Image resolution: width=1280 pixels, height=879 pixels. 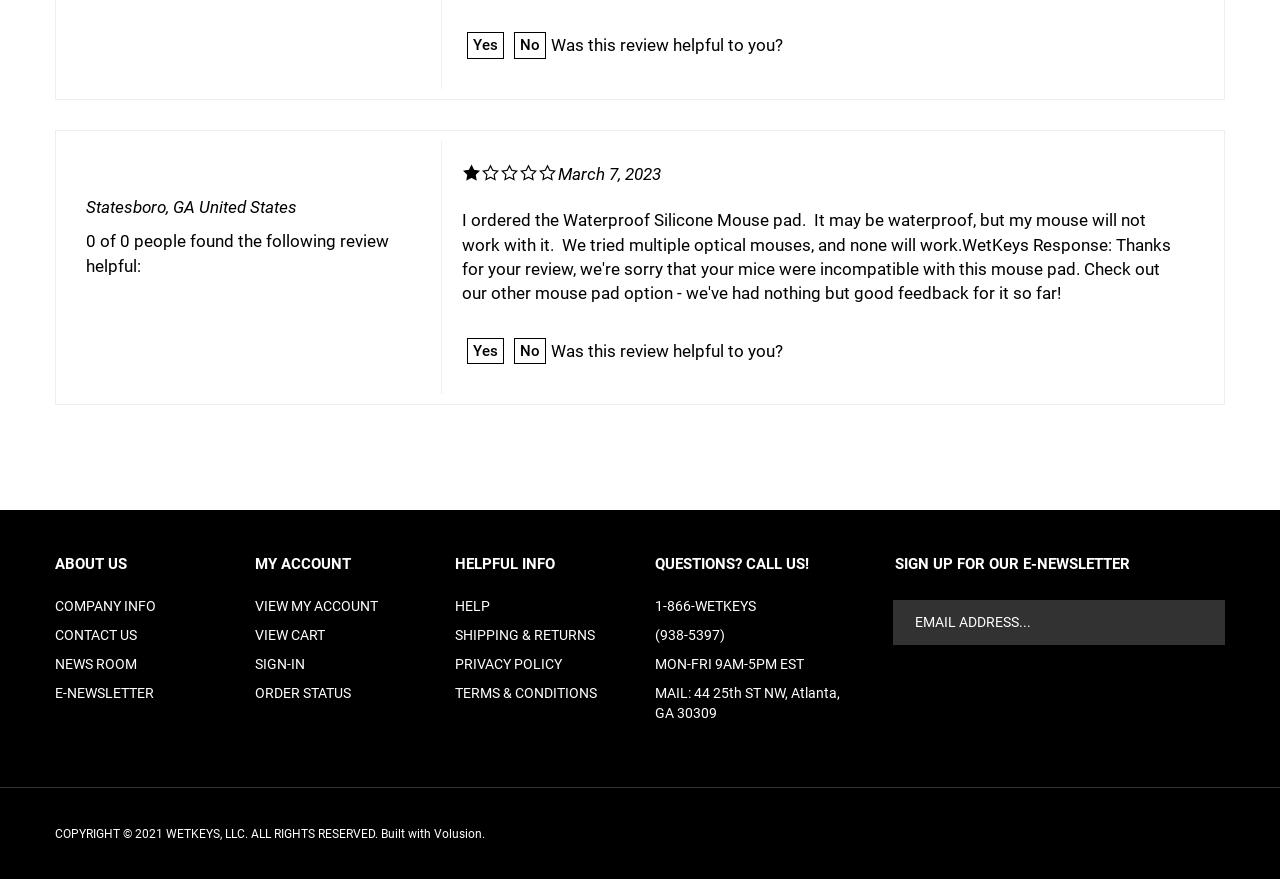 I want to click on 'ABOUT US', so click(x=55, y=562).